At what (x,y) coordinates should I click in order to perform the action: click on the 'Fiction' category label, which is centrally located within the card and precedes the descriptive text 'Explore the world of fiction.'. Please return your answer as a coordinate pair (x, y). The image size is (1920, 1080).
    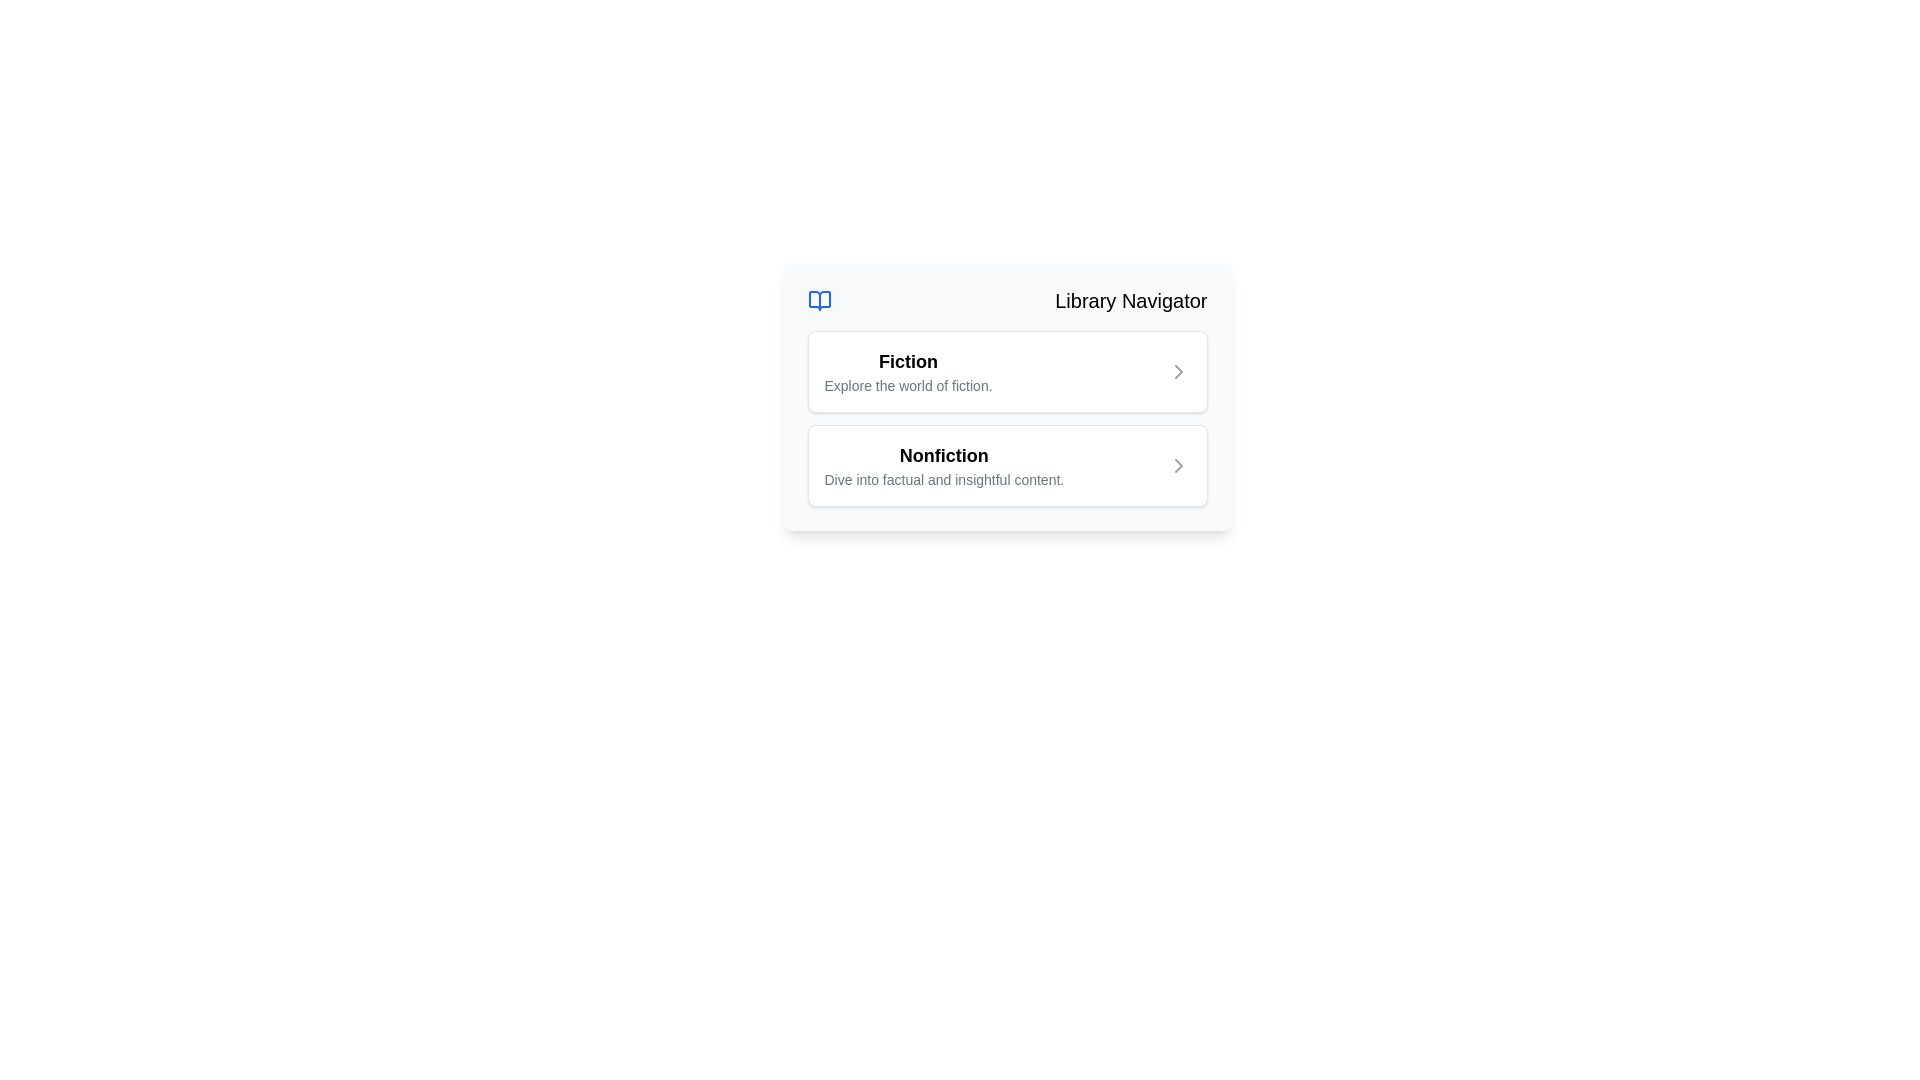
    Looking at the image, I should click on (907, 362).